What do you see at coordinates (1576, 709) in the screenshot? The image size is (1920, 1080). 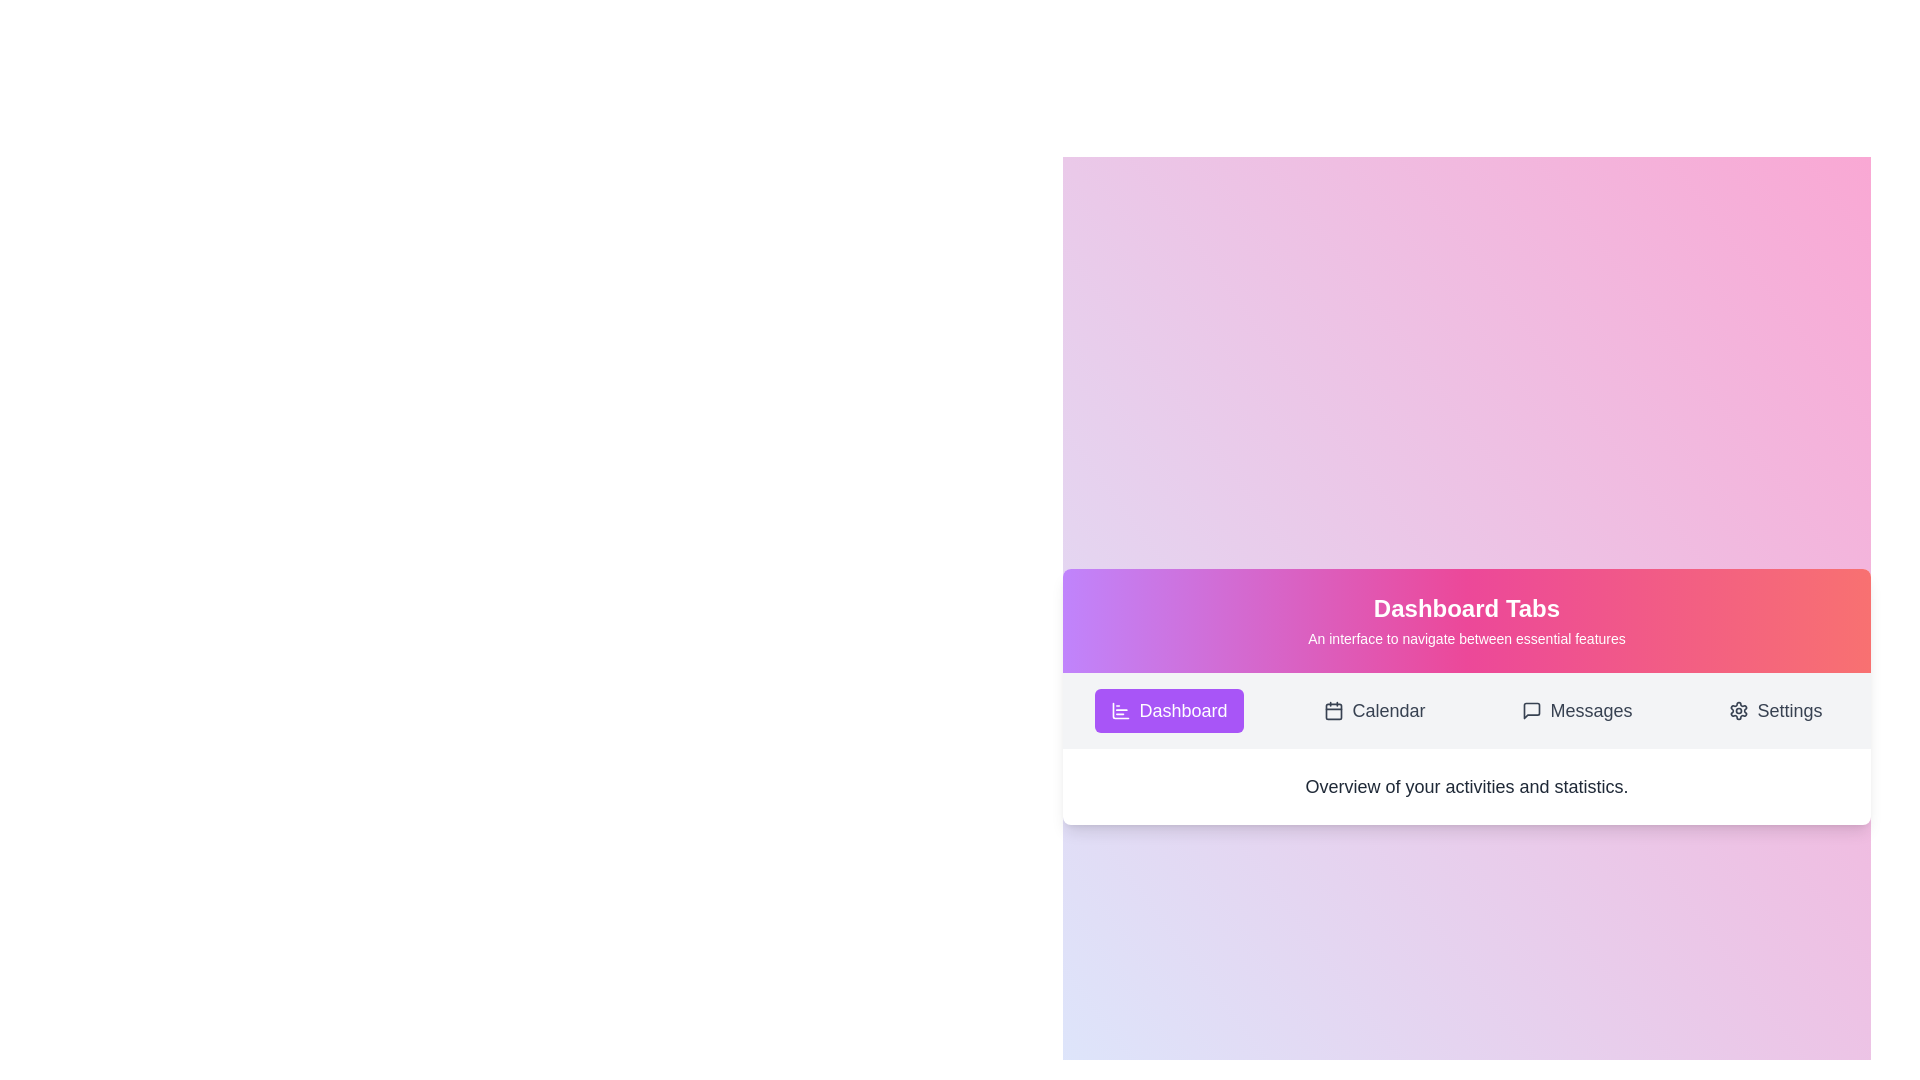 I see `the 'Messages' navigation button to change its background color` at bounding box center [1576, 709].